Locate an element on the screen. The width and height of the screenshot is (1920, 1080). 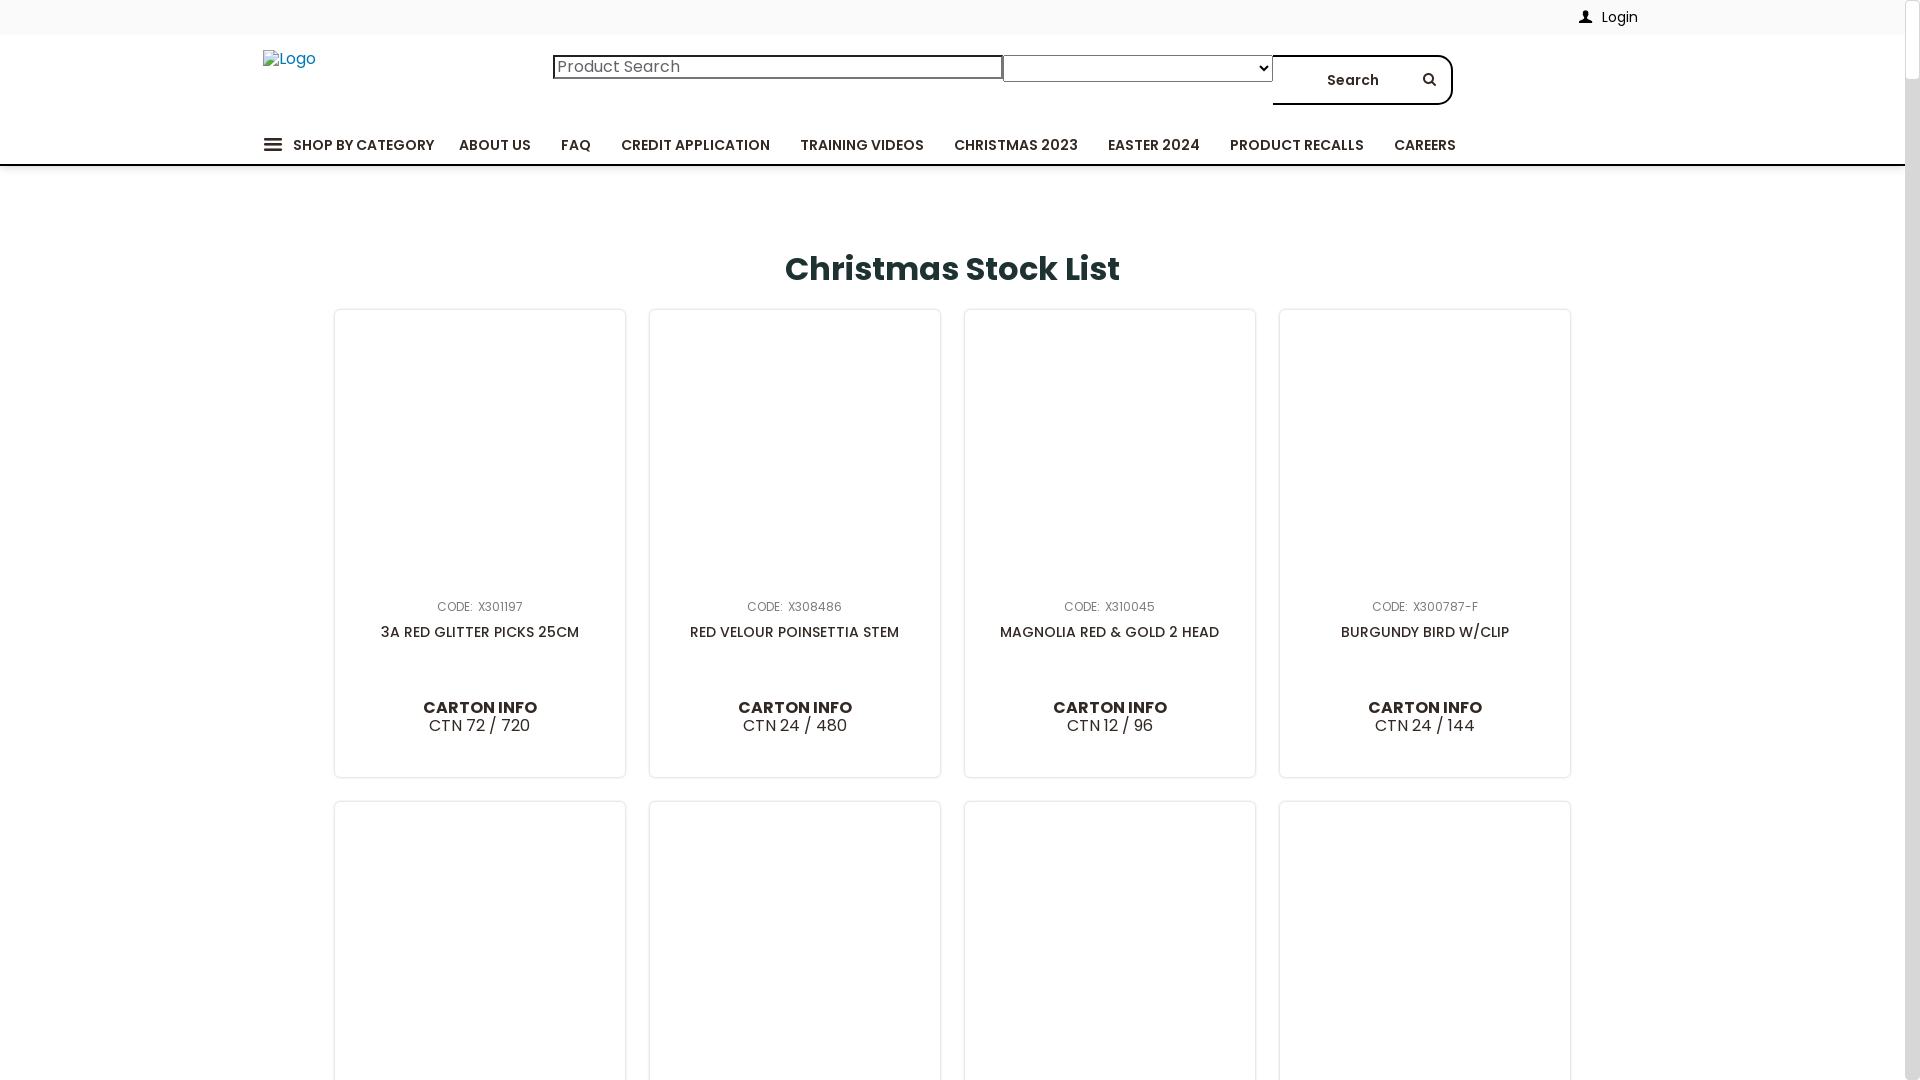
'Search' is located at coordinates (1271, 79).